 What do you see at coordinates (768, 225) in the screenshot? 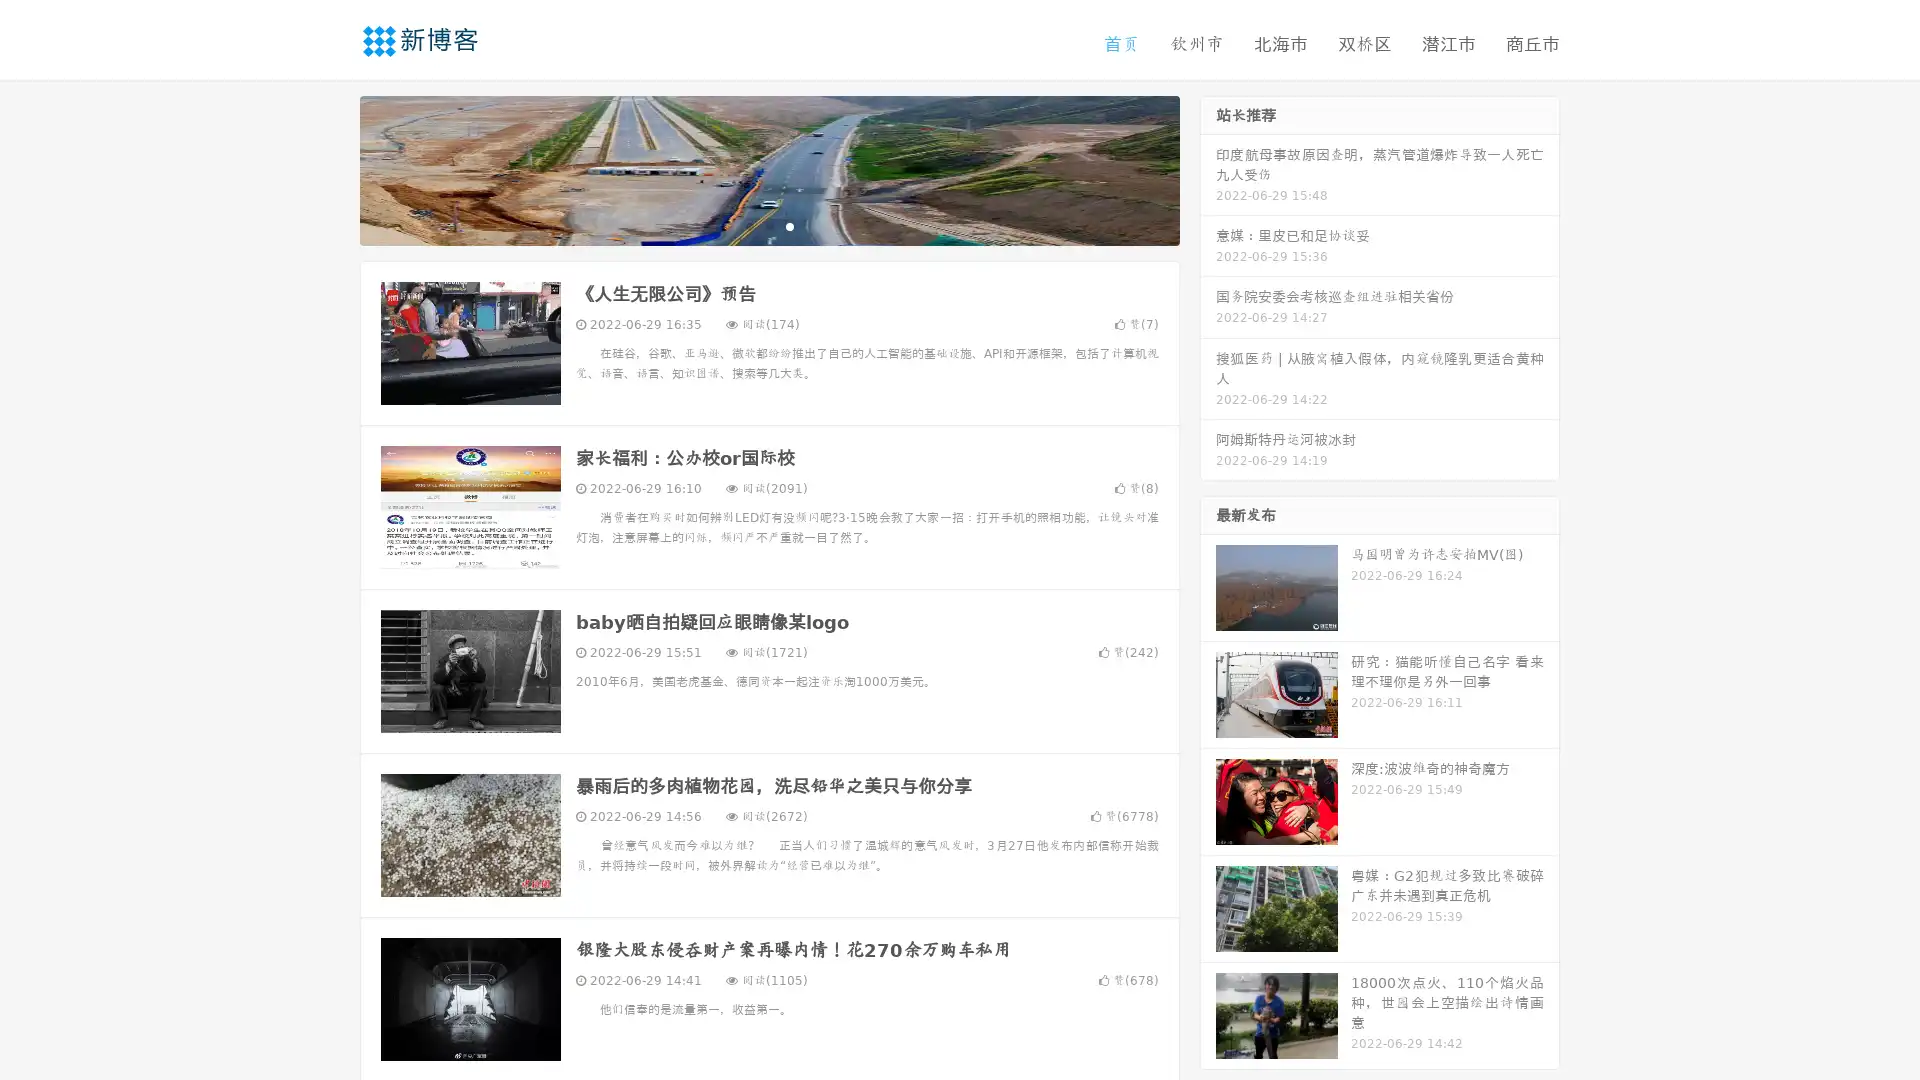
I see `Go to slide 2` at bounding box center [768, 225].